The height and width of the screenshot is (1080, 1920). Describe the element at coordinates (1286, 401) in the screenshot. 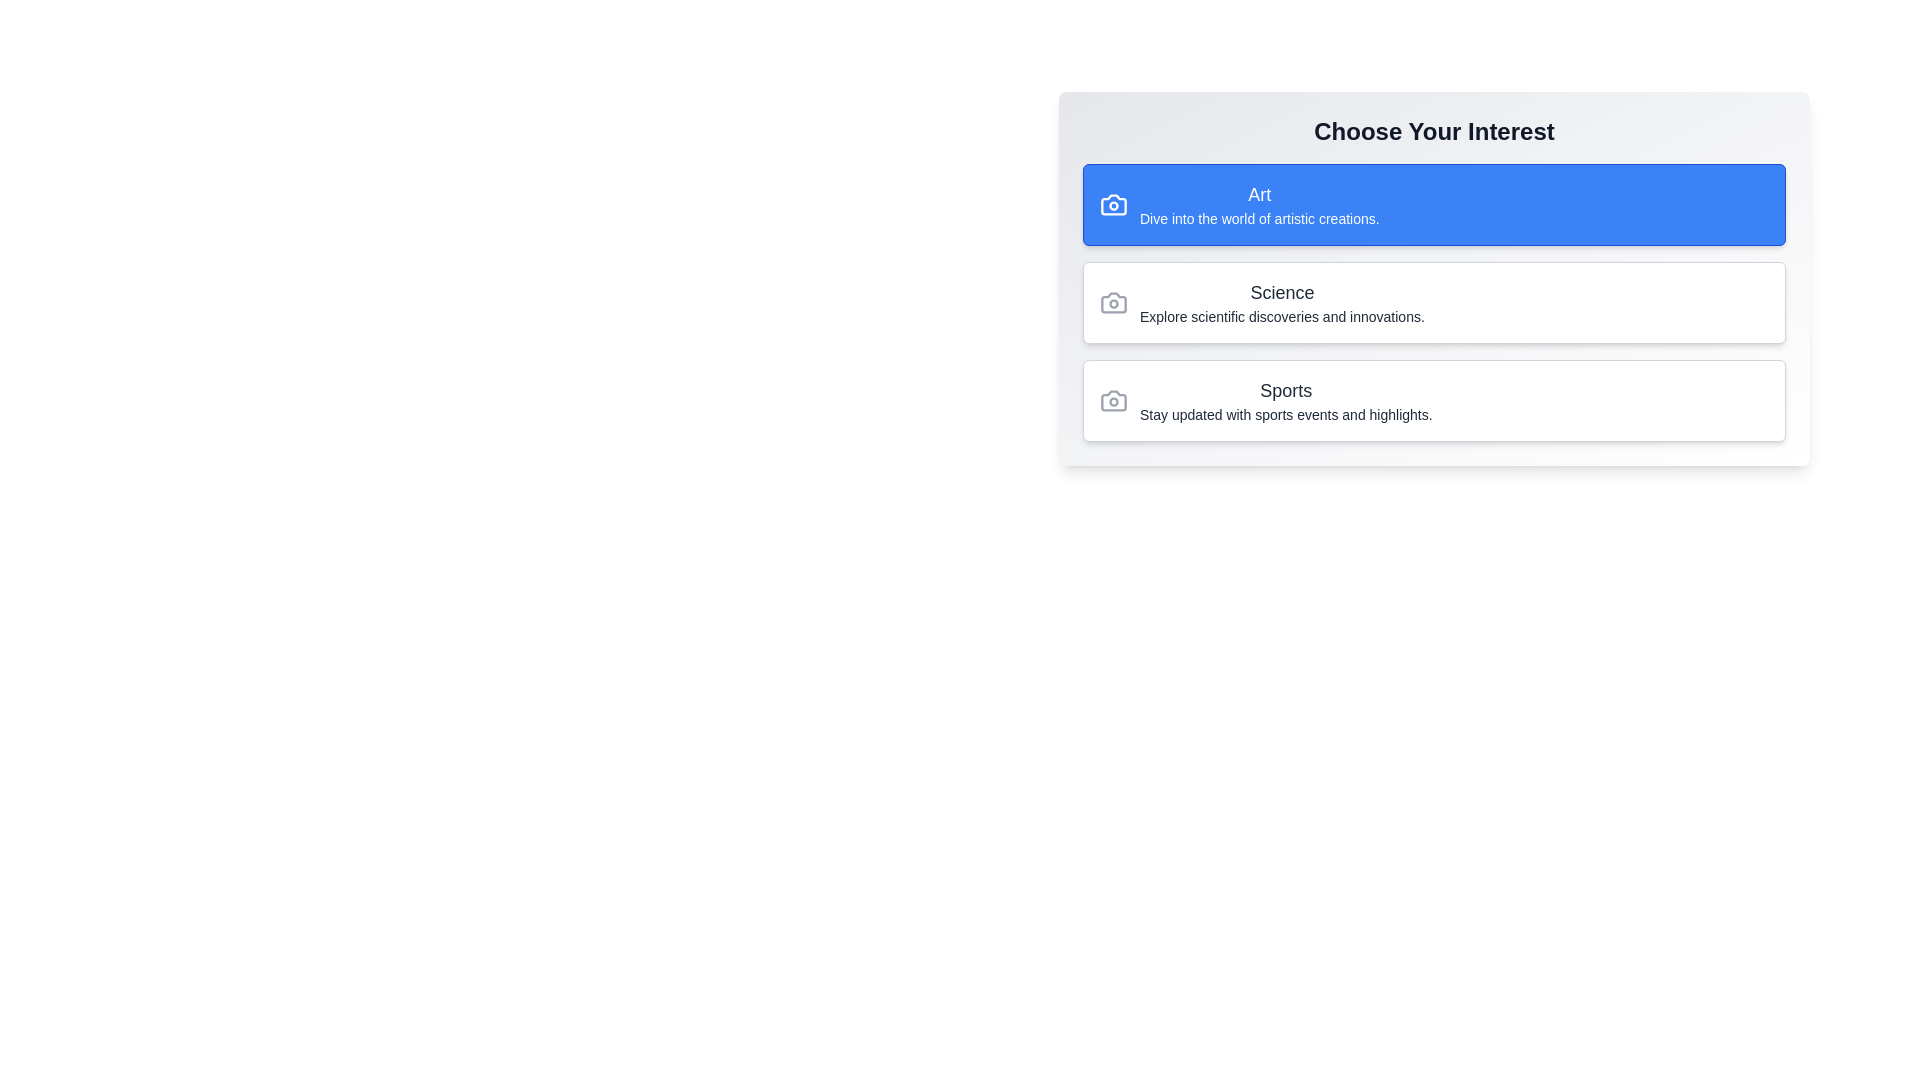

I see `the TextBlock displaying the title 'Sports' and the description 'Stay updated with sports events and highlights.'` at that location.